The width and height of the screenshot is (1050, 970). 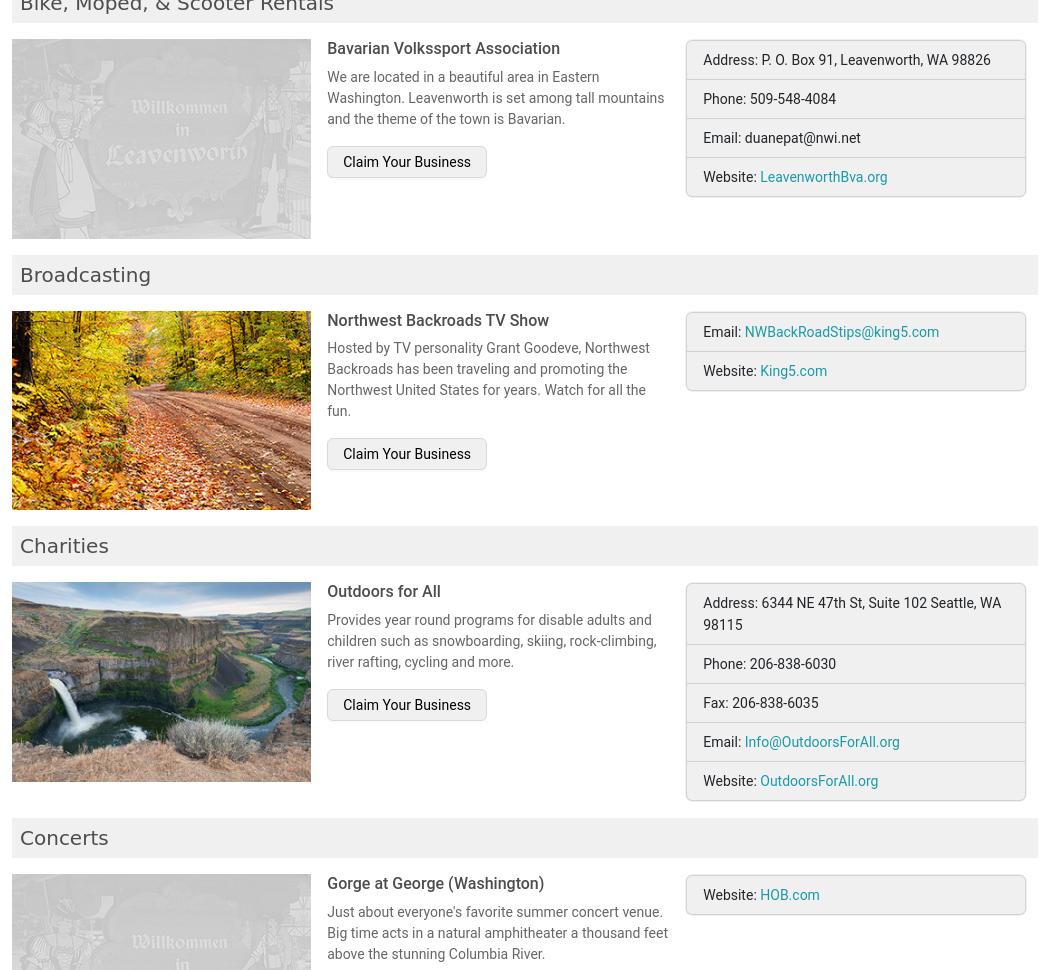 I want to click on '2010', so click(x=575, y=295).